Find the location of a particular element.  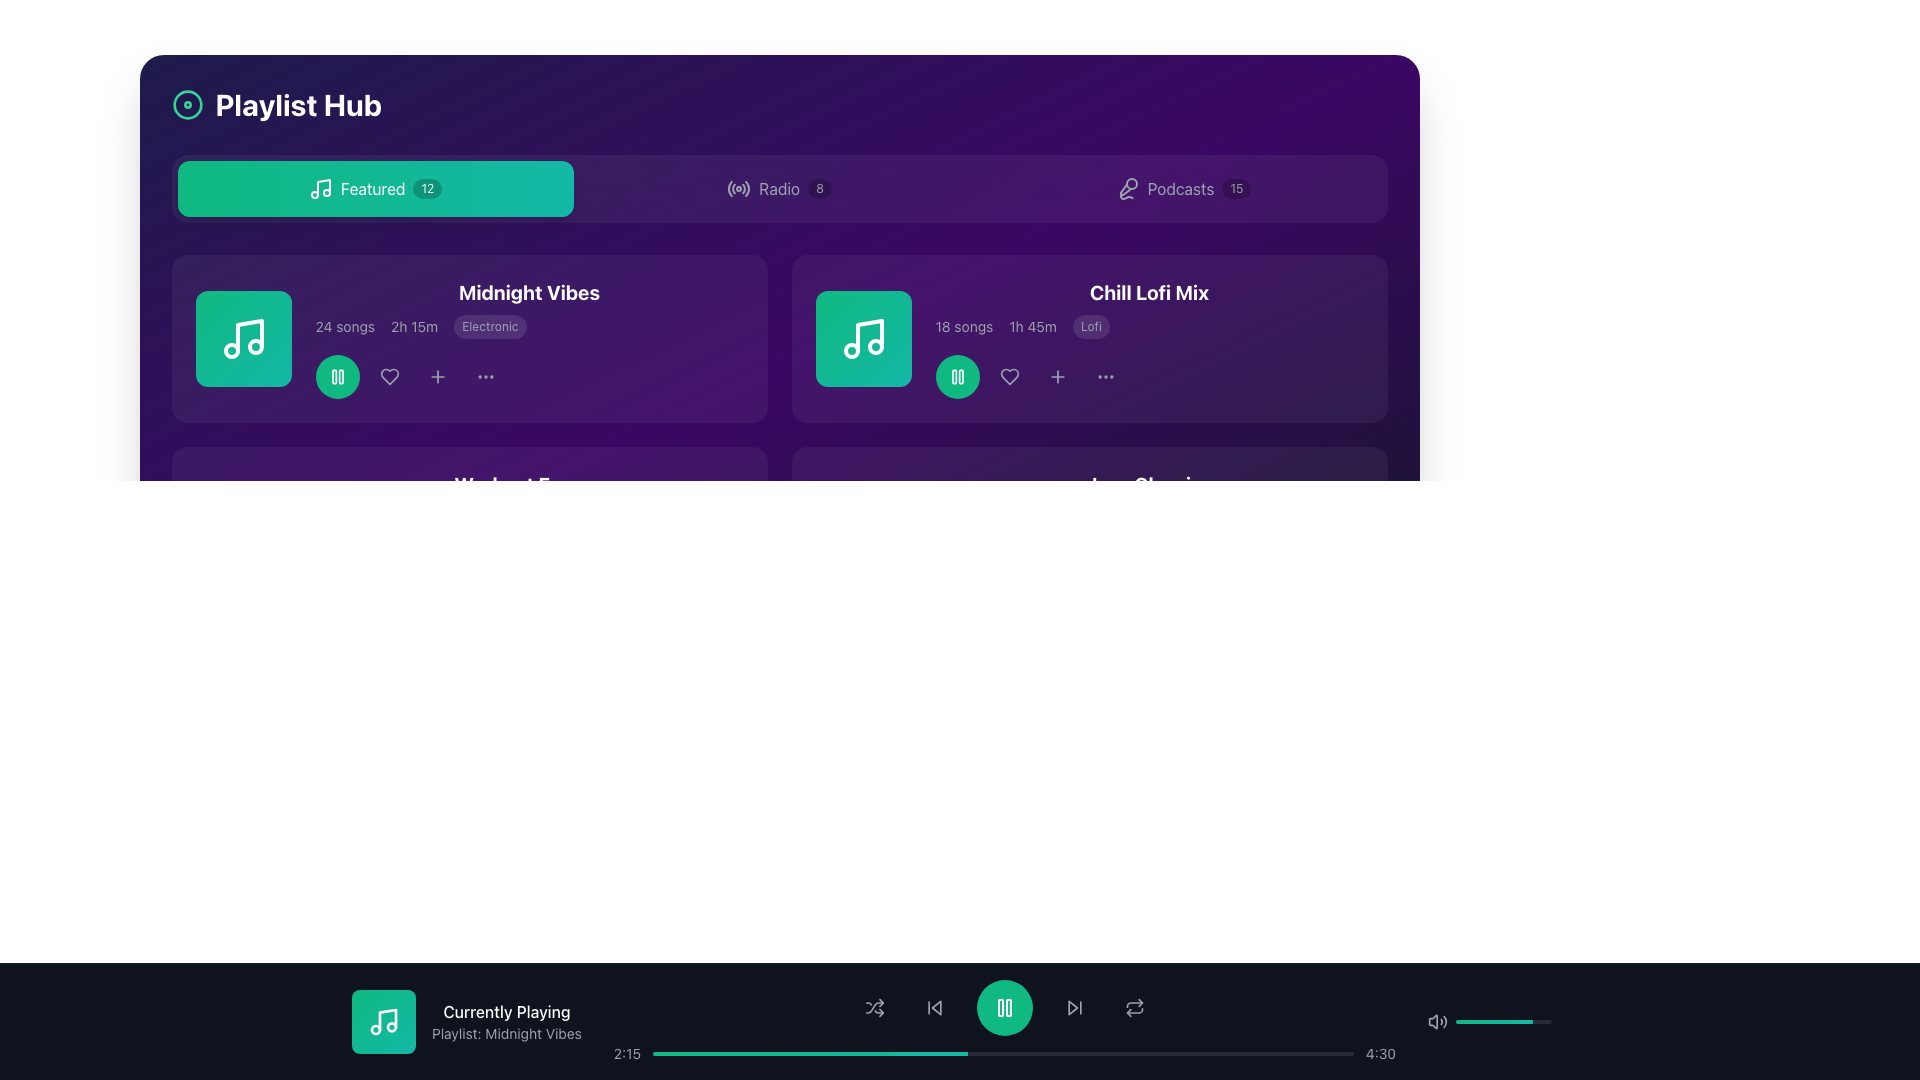

the left vertical bar of the pause button located centrally in the bottom playback control section to interact with the pause functionality is located at coordinates (999, 1007).